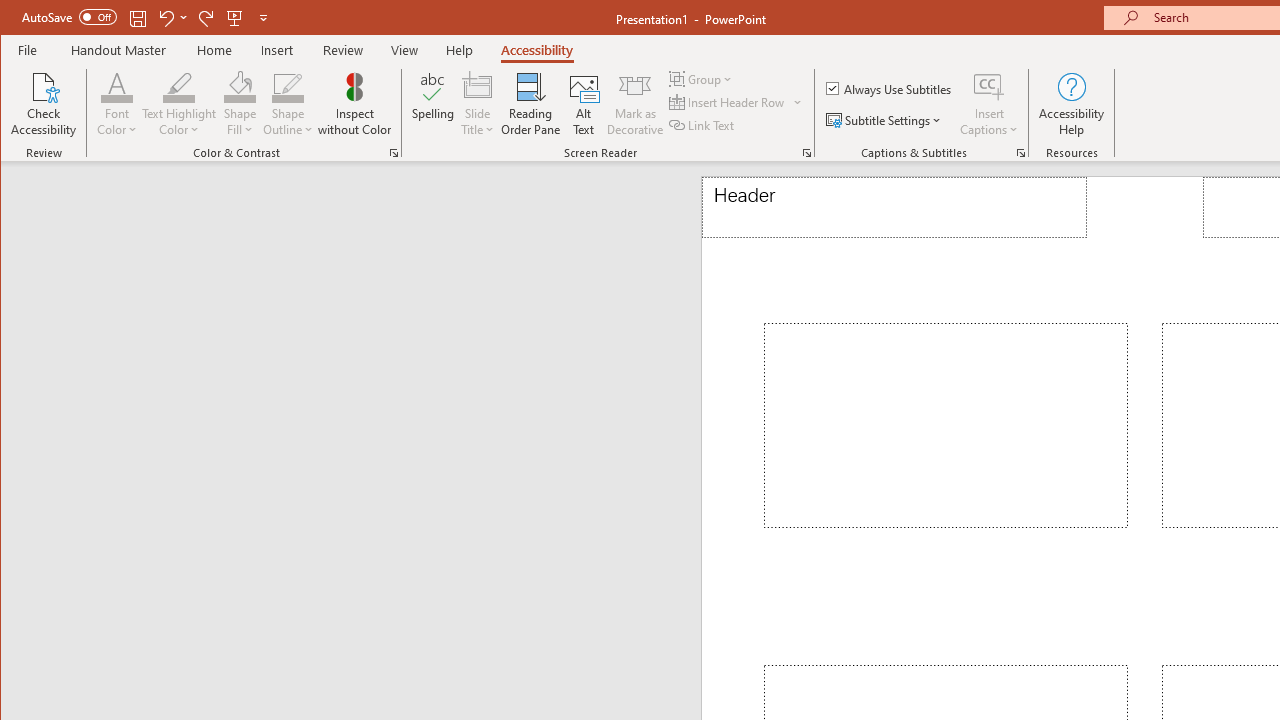  What do you see at coordinates (989, 85) in the screenshot?
I see `'Insert Captions'` at bounding box center [989, 85].